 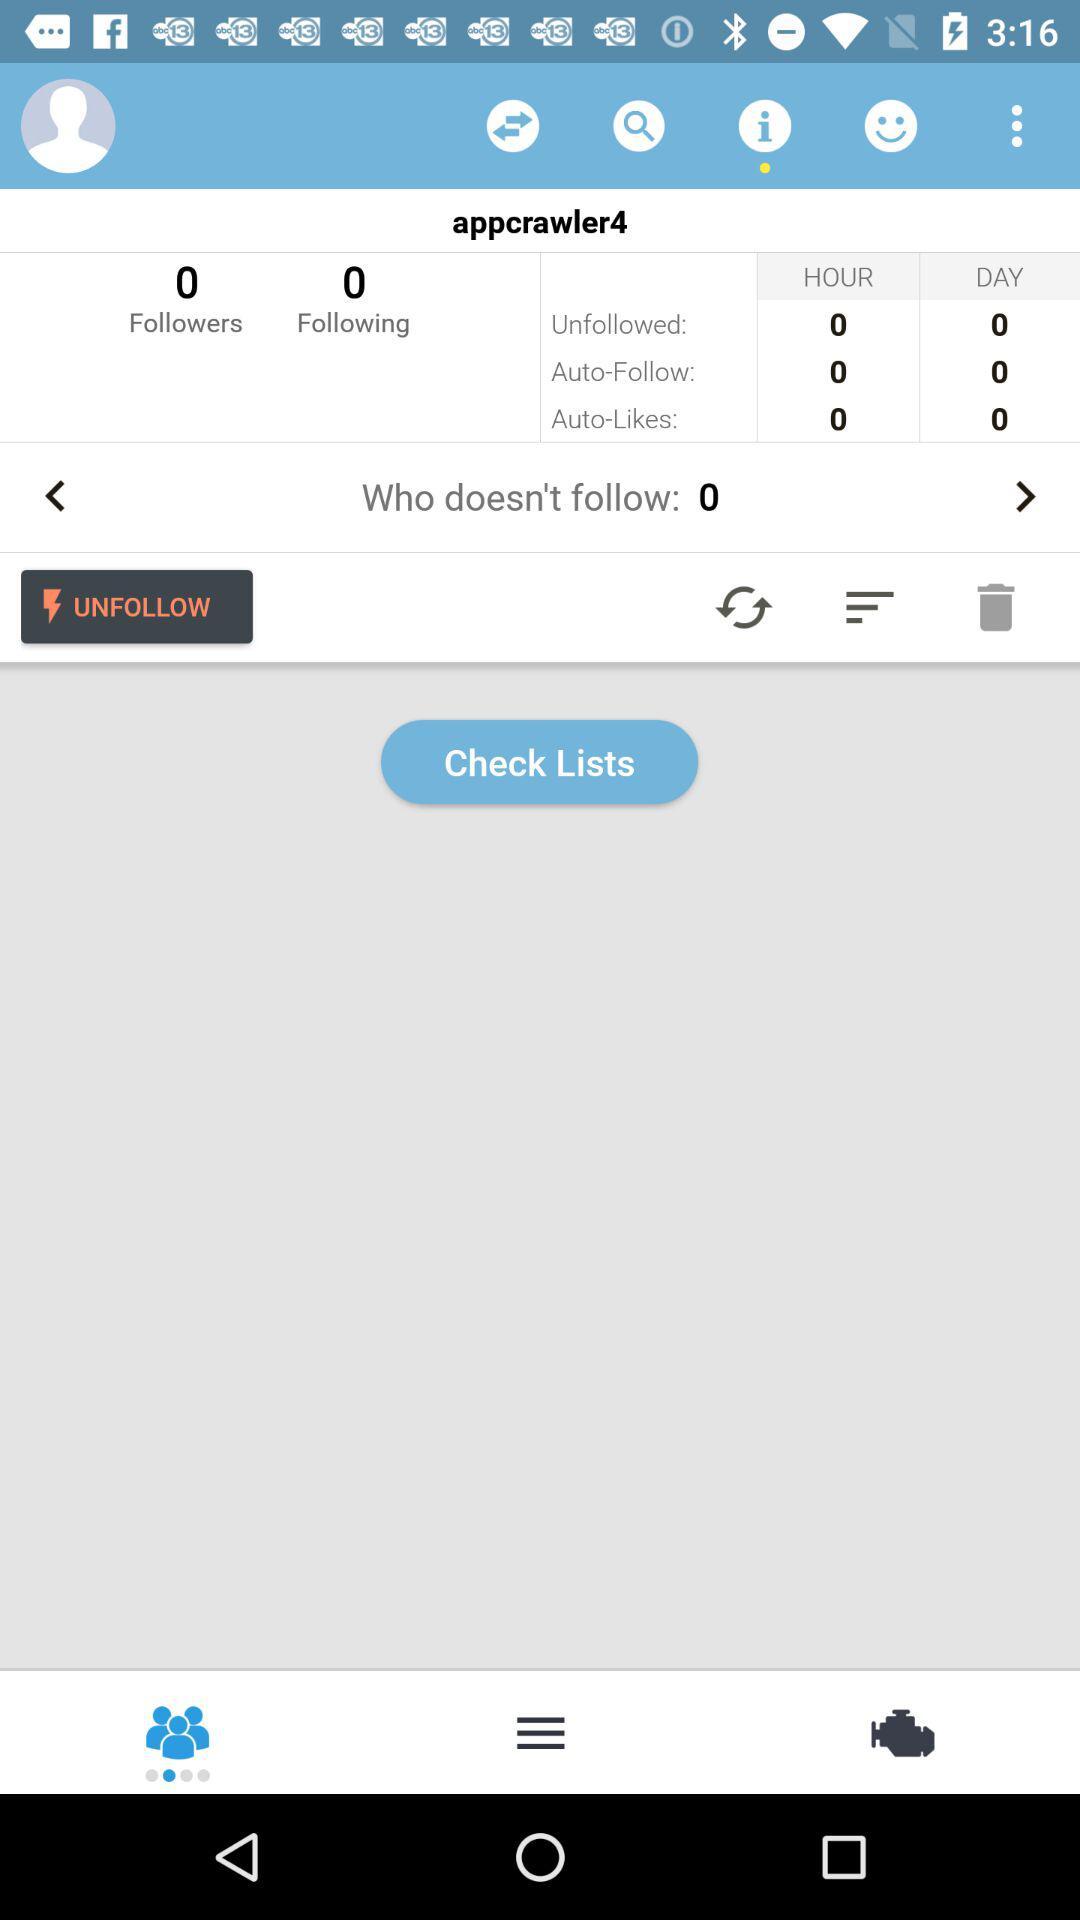 What do you see at coordinates (639, 124) in the screenshot?
I see `serch` at bounding box center [639, 124].